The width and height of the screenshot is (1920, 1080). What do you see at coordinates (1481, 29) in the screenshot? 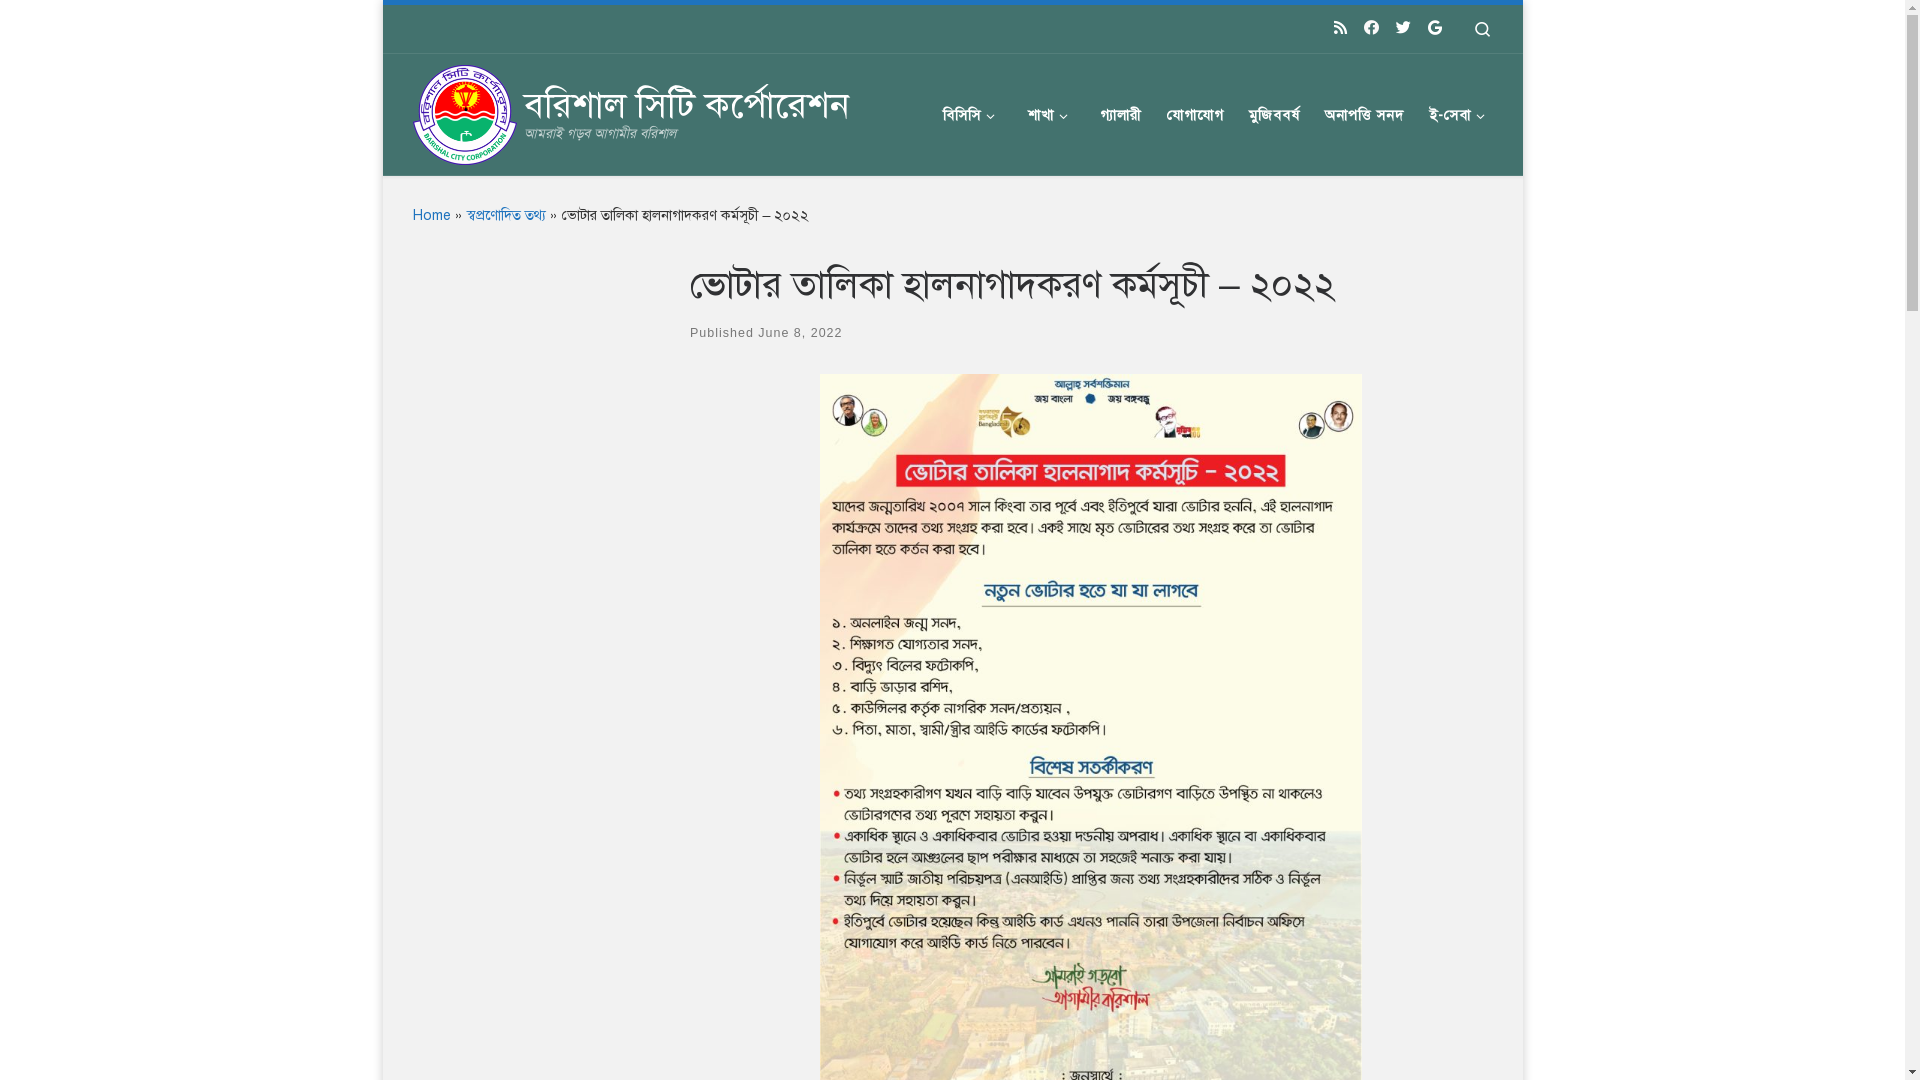
I see `'Search'` at bounding box center [1481, 29].